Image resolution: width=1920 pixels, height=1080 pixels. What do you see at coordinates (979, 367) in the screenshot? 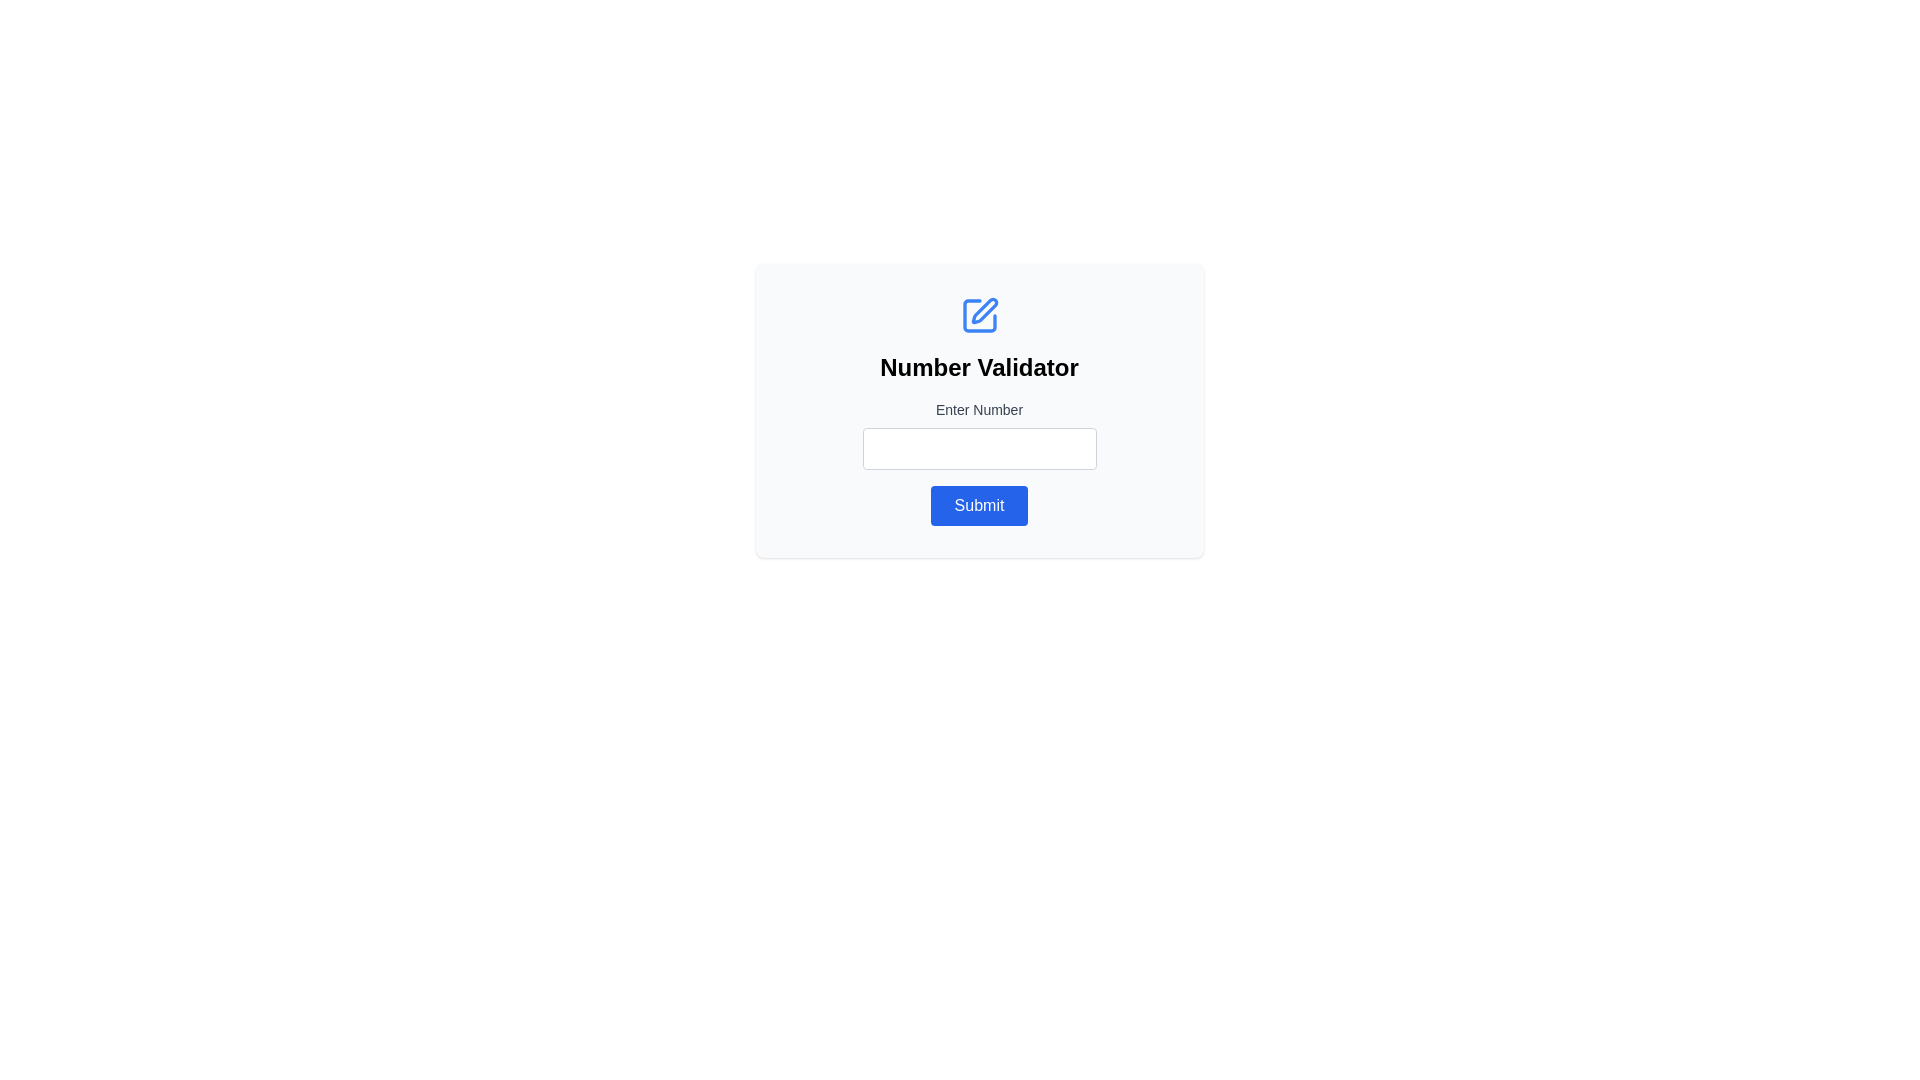
I see `the header element titled 'Number Validator', which is centrally aligned in the second visual row beneath a square pen icon` at bounding box center [979, 367].